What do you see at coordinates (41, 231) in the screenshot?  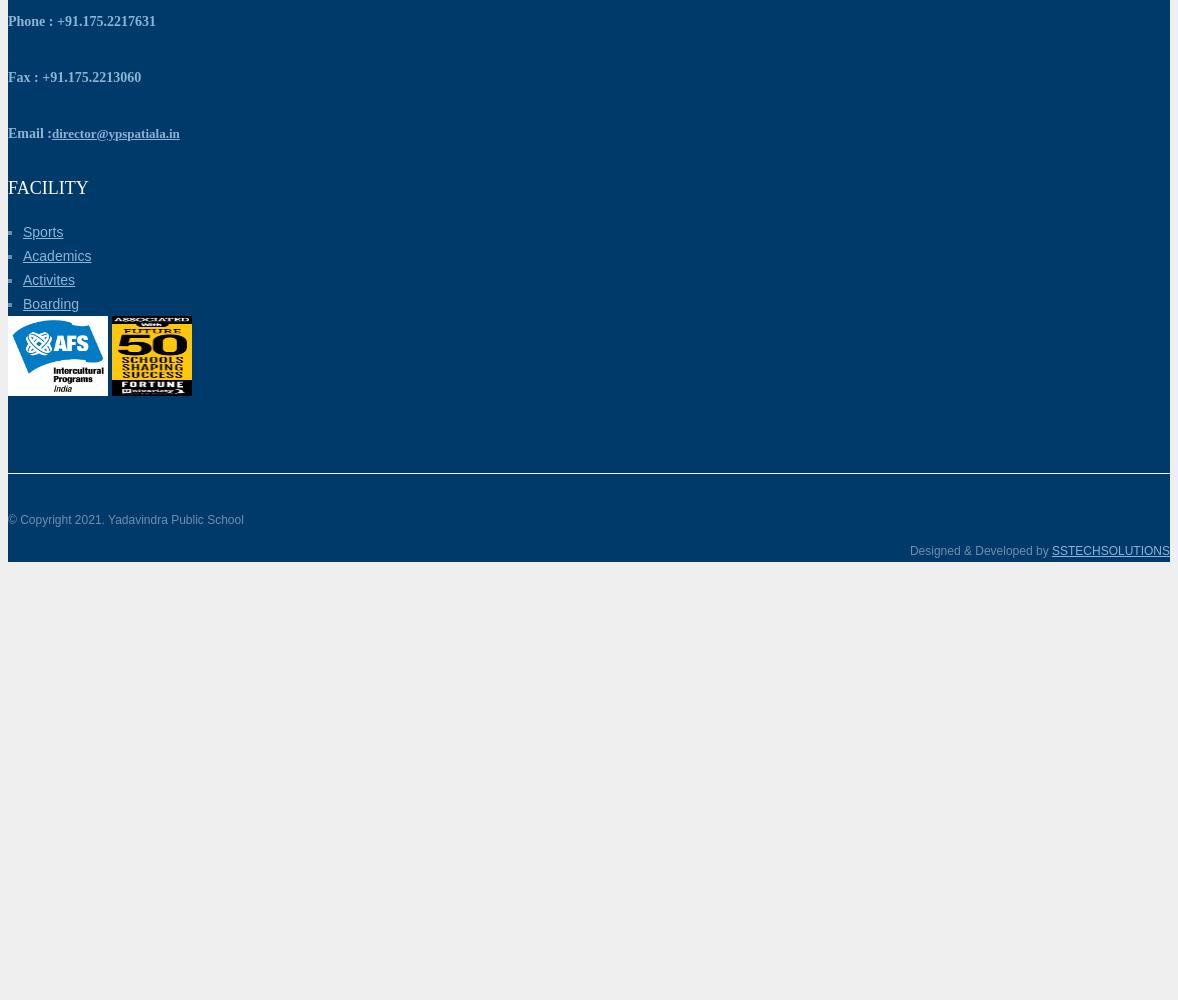 I see `'Sports'` at bounding box center [41, 231].